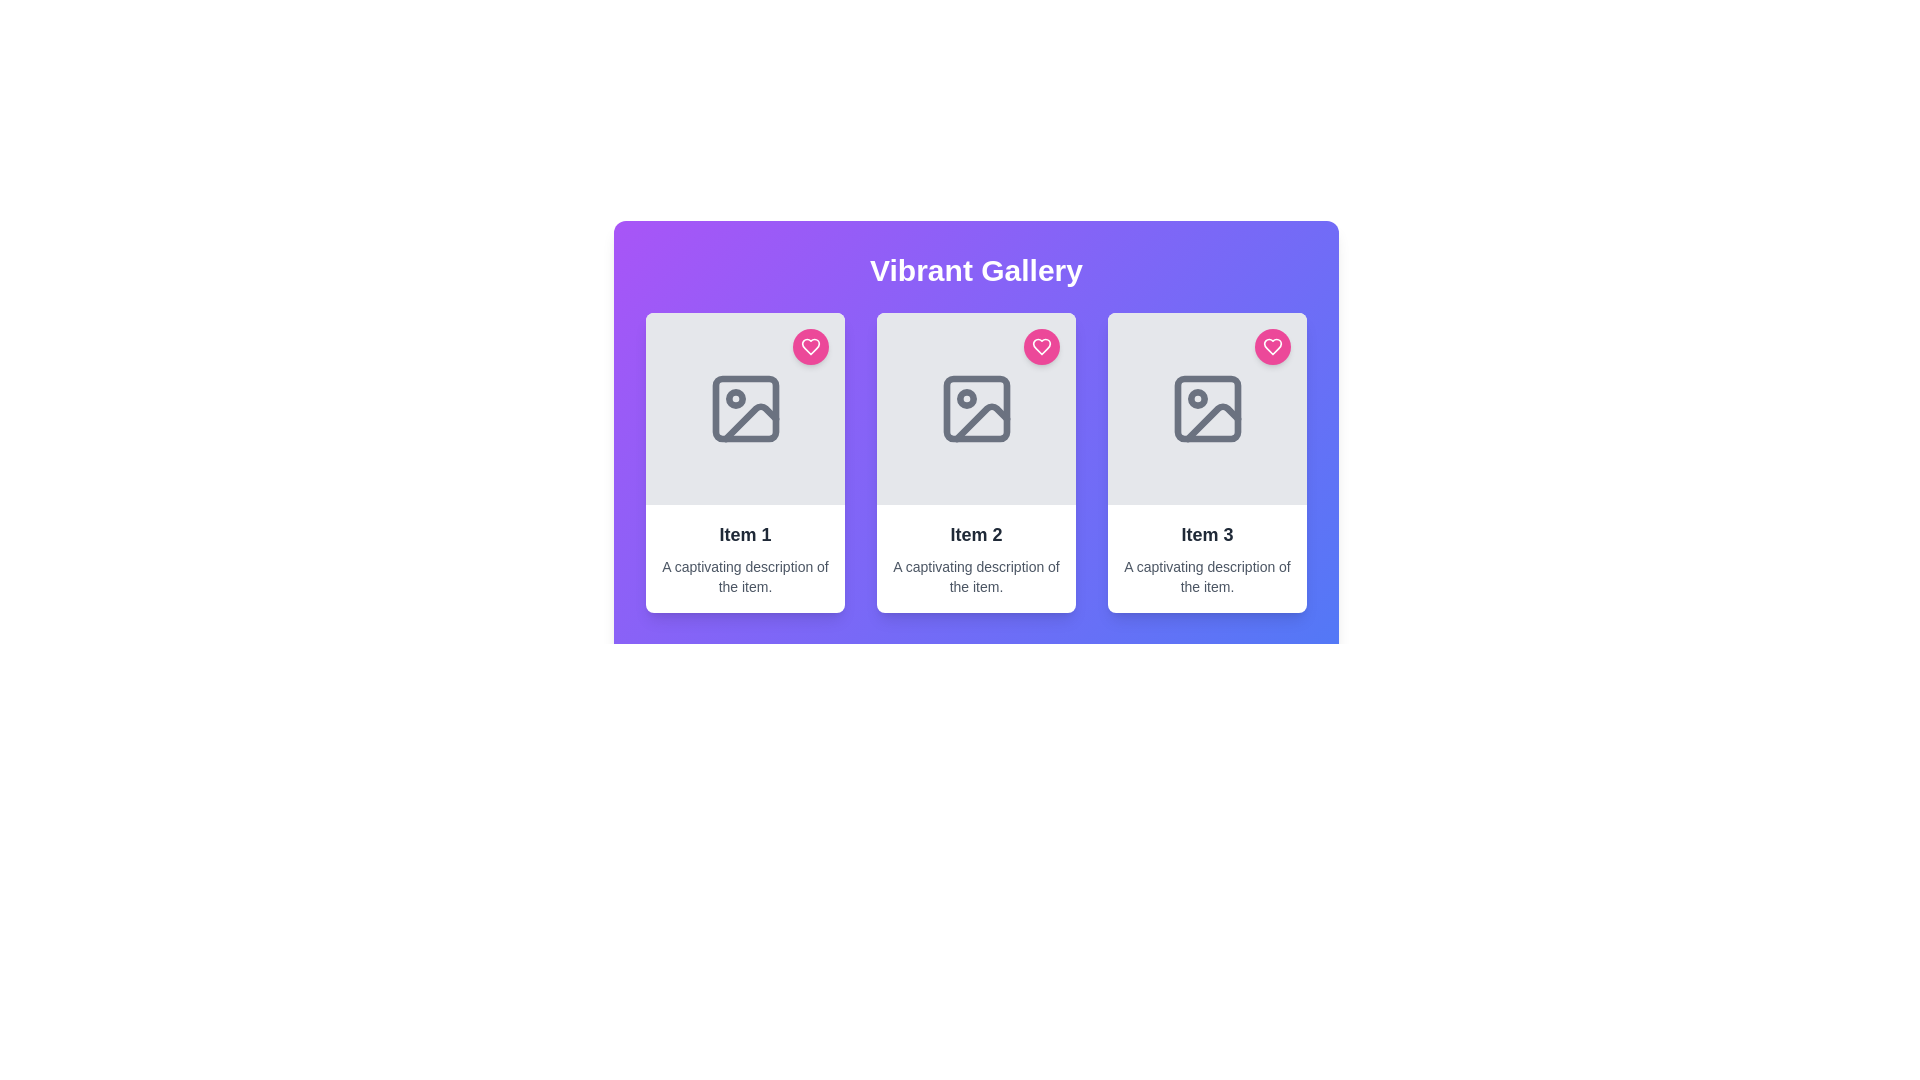 This screenshot has height=1080, width=1920. What do you see at coordinates (1206, 462) in the screenshot?
I see `the third column card in the 'Vibrant Gallery' grid layout, which displays an item with a title, description, and placeholder image` at bounding box center [1206, 462].